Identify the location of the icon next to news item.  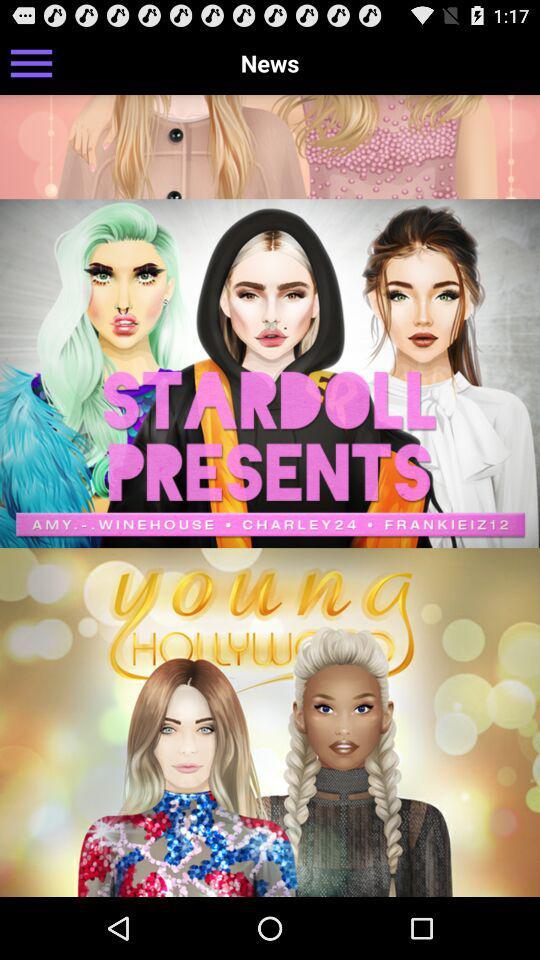
(30, 62).